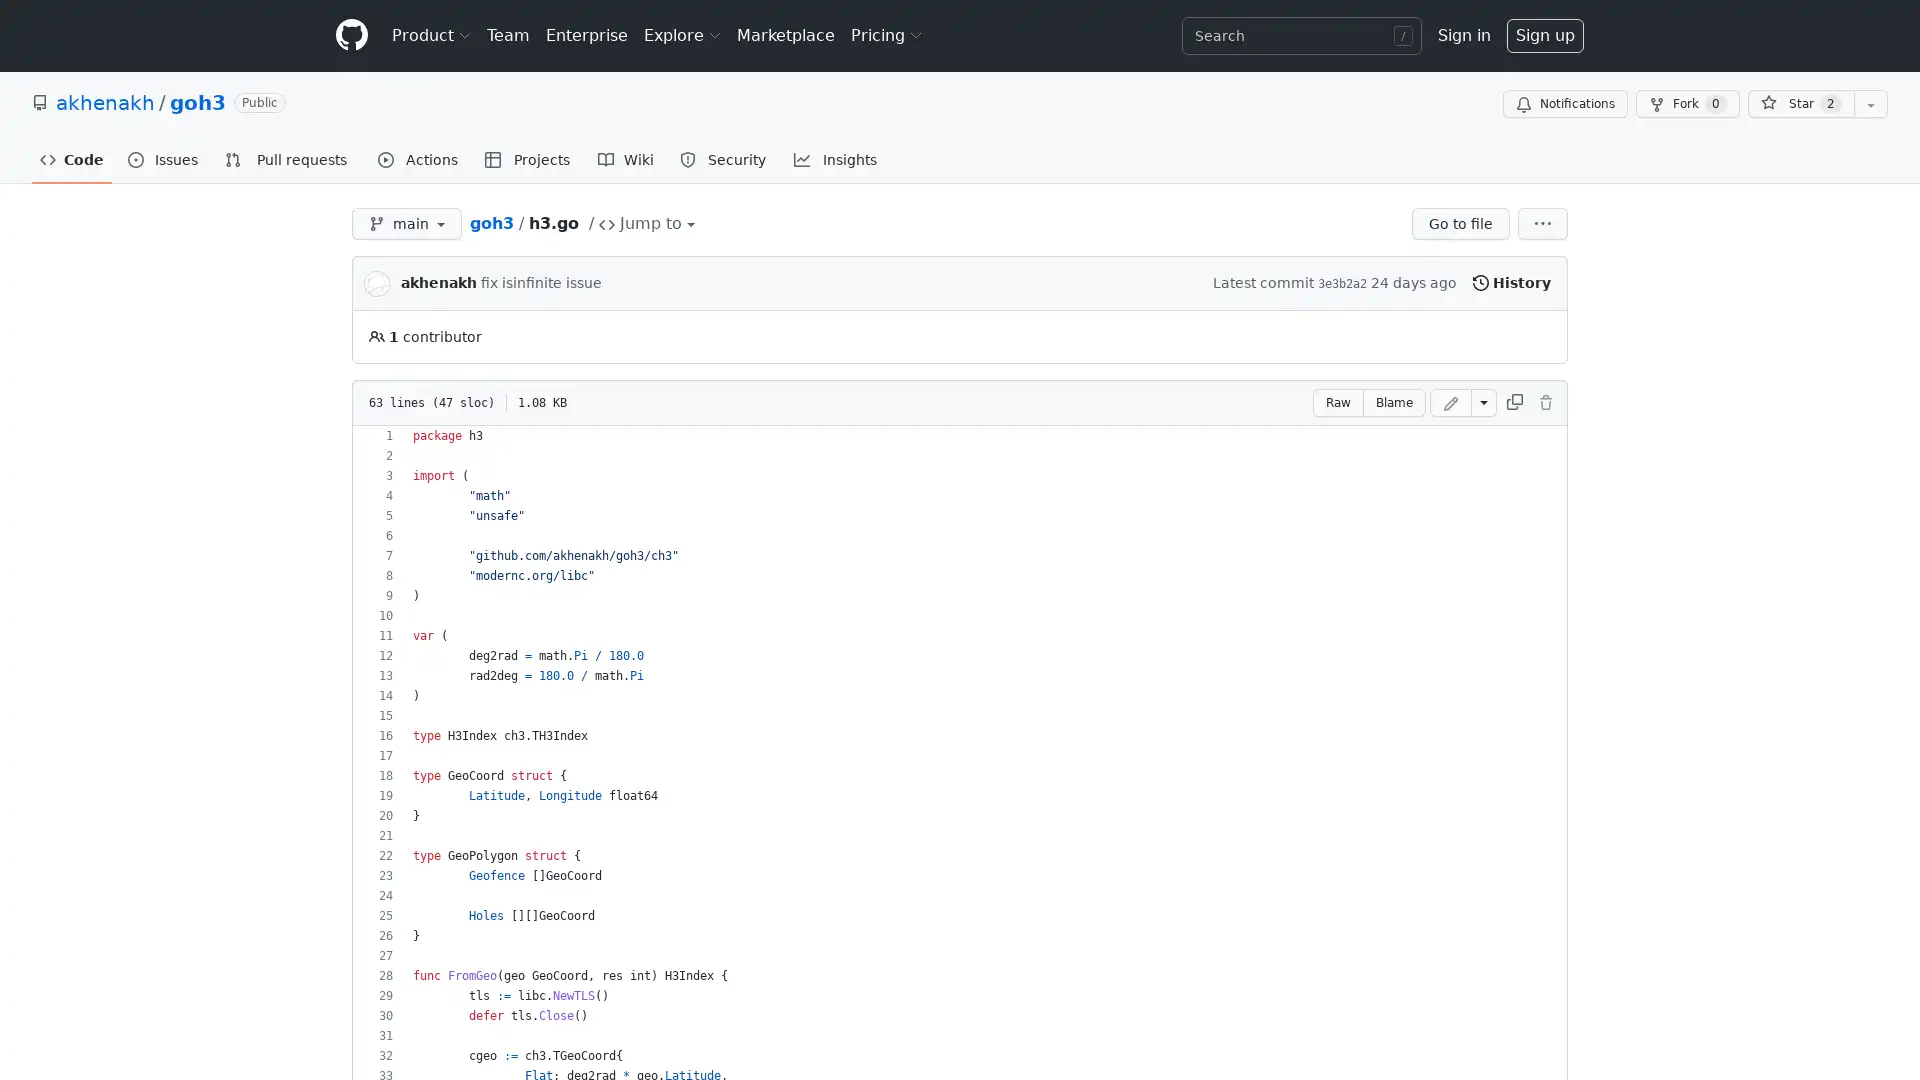 This screenshot has height=1080, width=1920. What do you see at coordinates (424, 336) in the screenshot?
I see `1 contributor` at bounding box center [424, 336].